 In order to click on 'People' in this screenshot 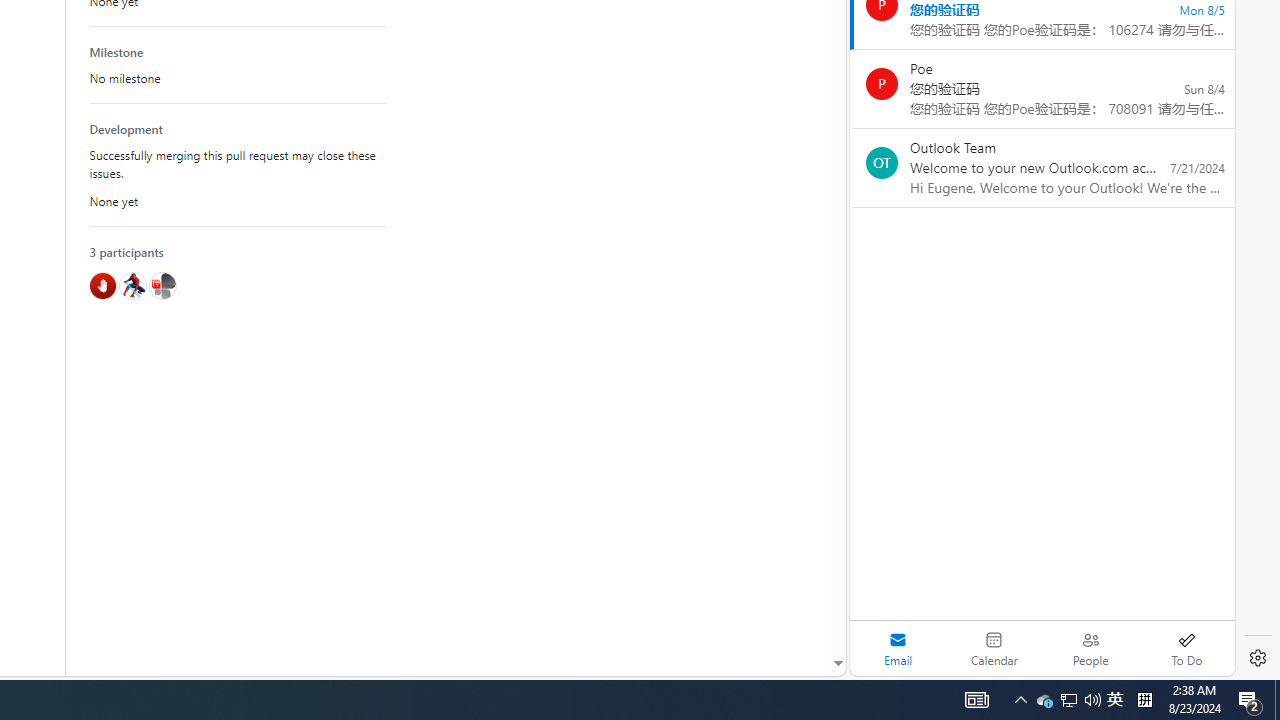, I will do `click(1089, 648)`.